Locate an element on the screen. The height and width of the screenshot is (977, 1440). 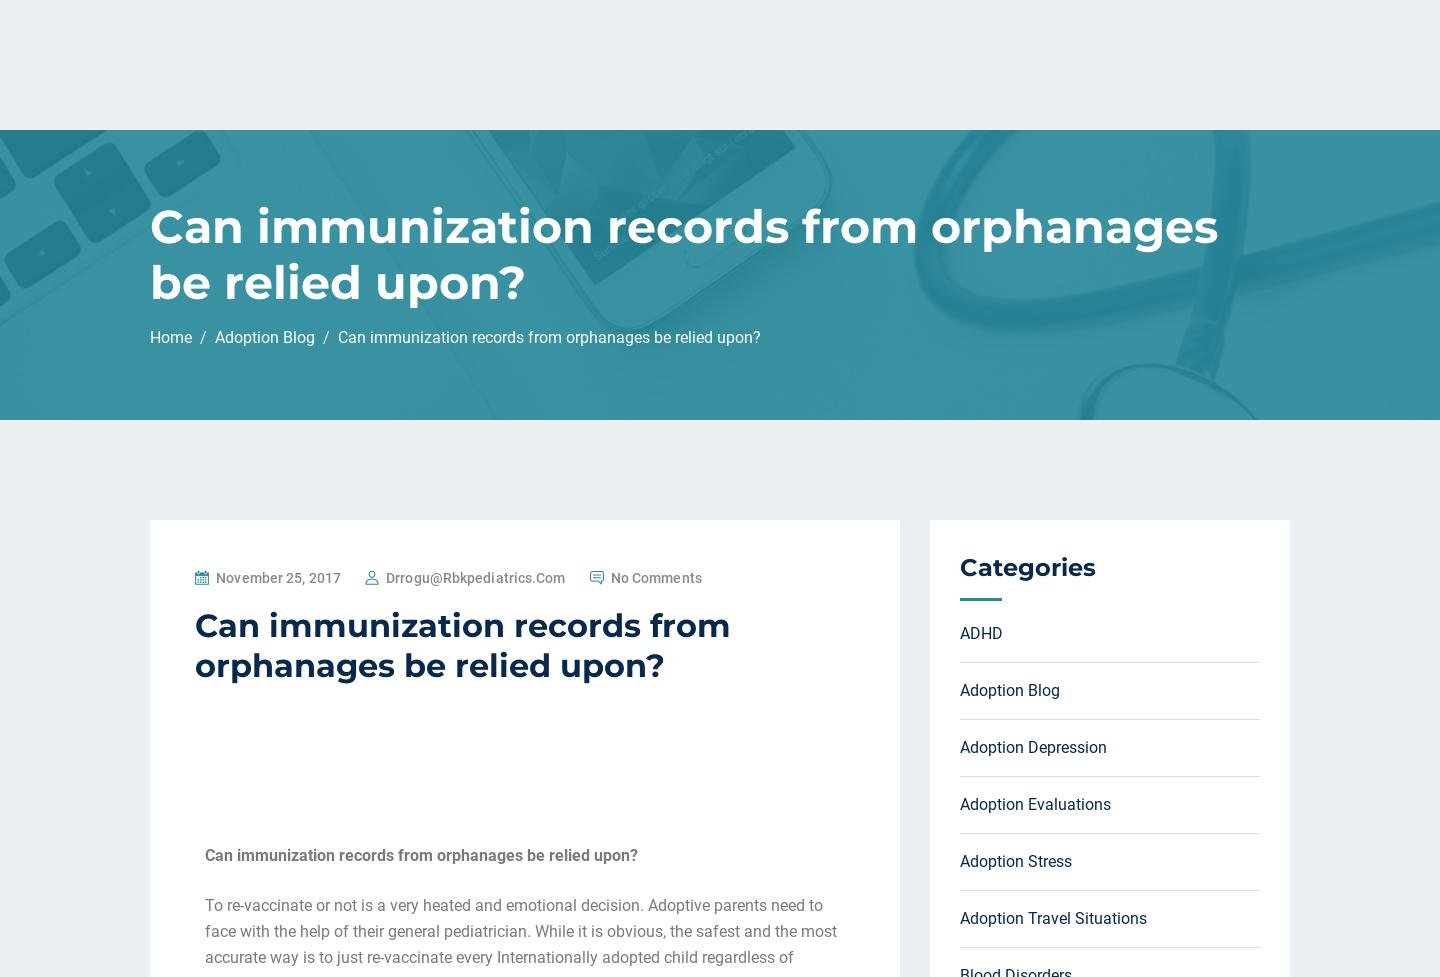
'In order to accept and continue a number of strict criteria will need to be met first:' is located at coordinates (498, 312).